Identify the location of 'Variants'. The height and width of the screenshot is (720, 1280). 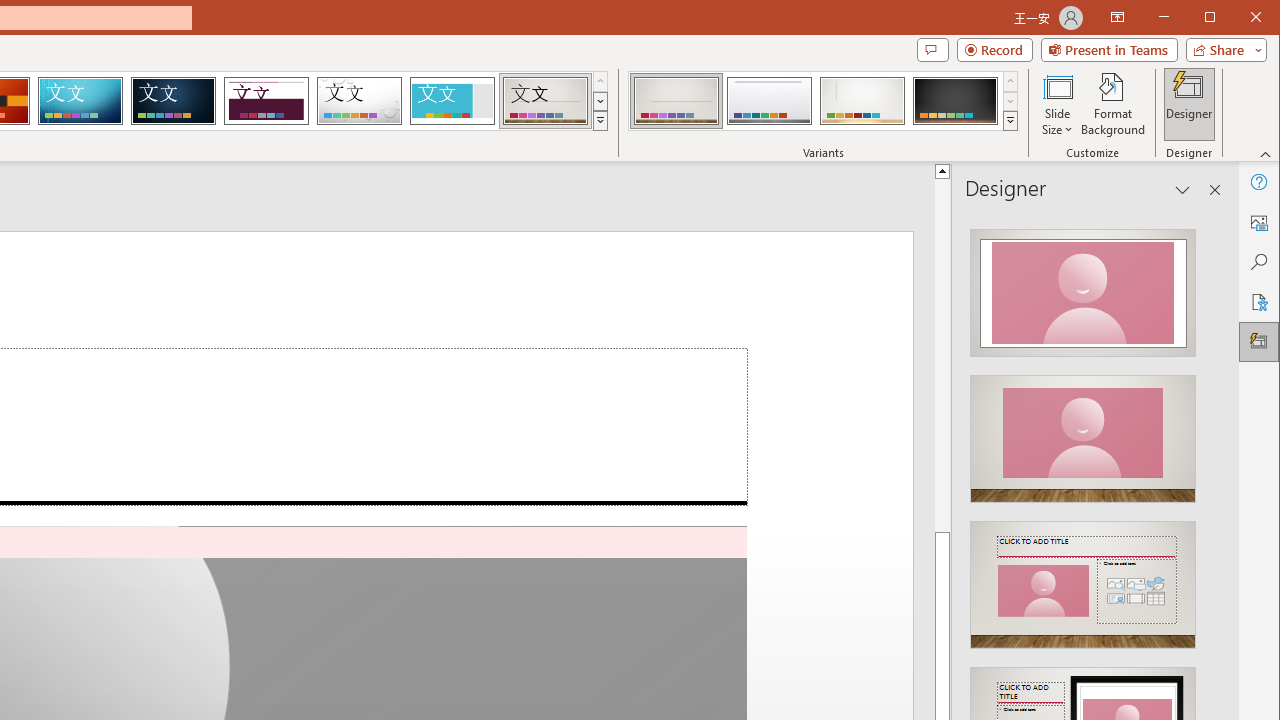
(1010, 120).